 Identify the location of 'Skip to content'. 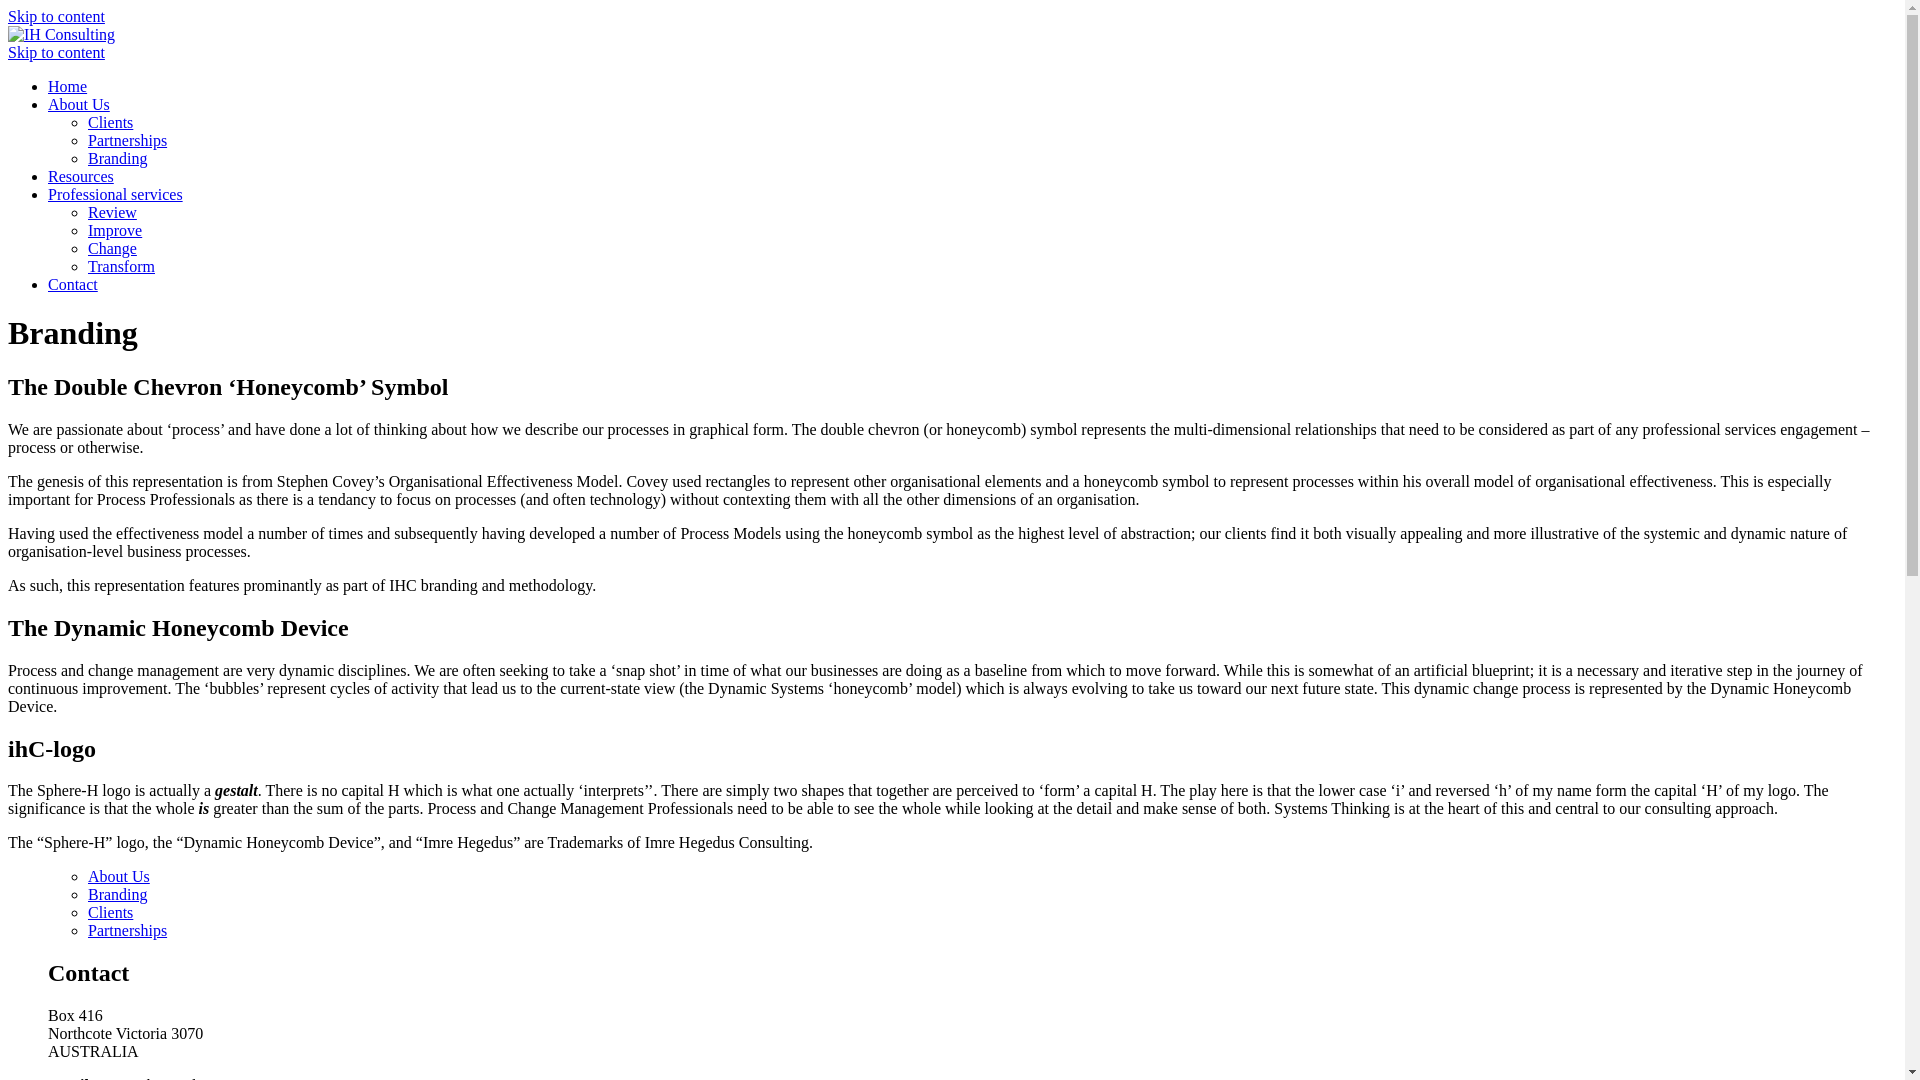
(56, 51).